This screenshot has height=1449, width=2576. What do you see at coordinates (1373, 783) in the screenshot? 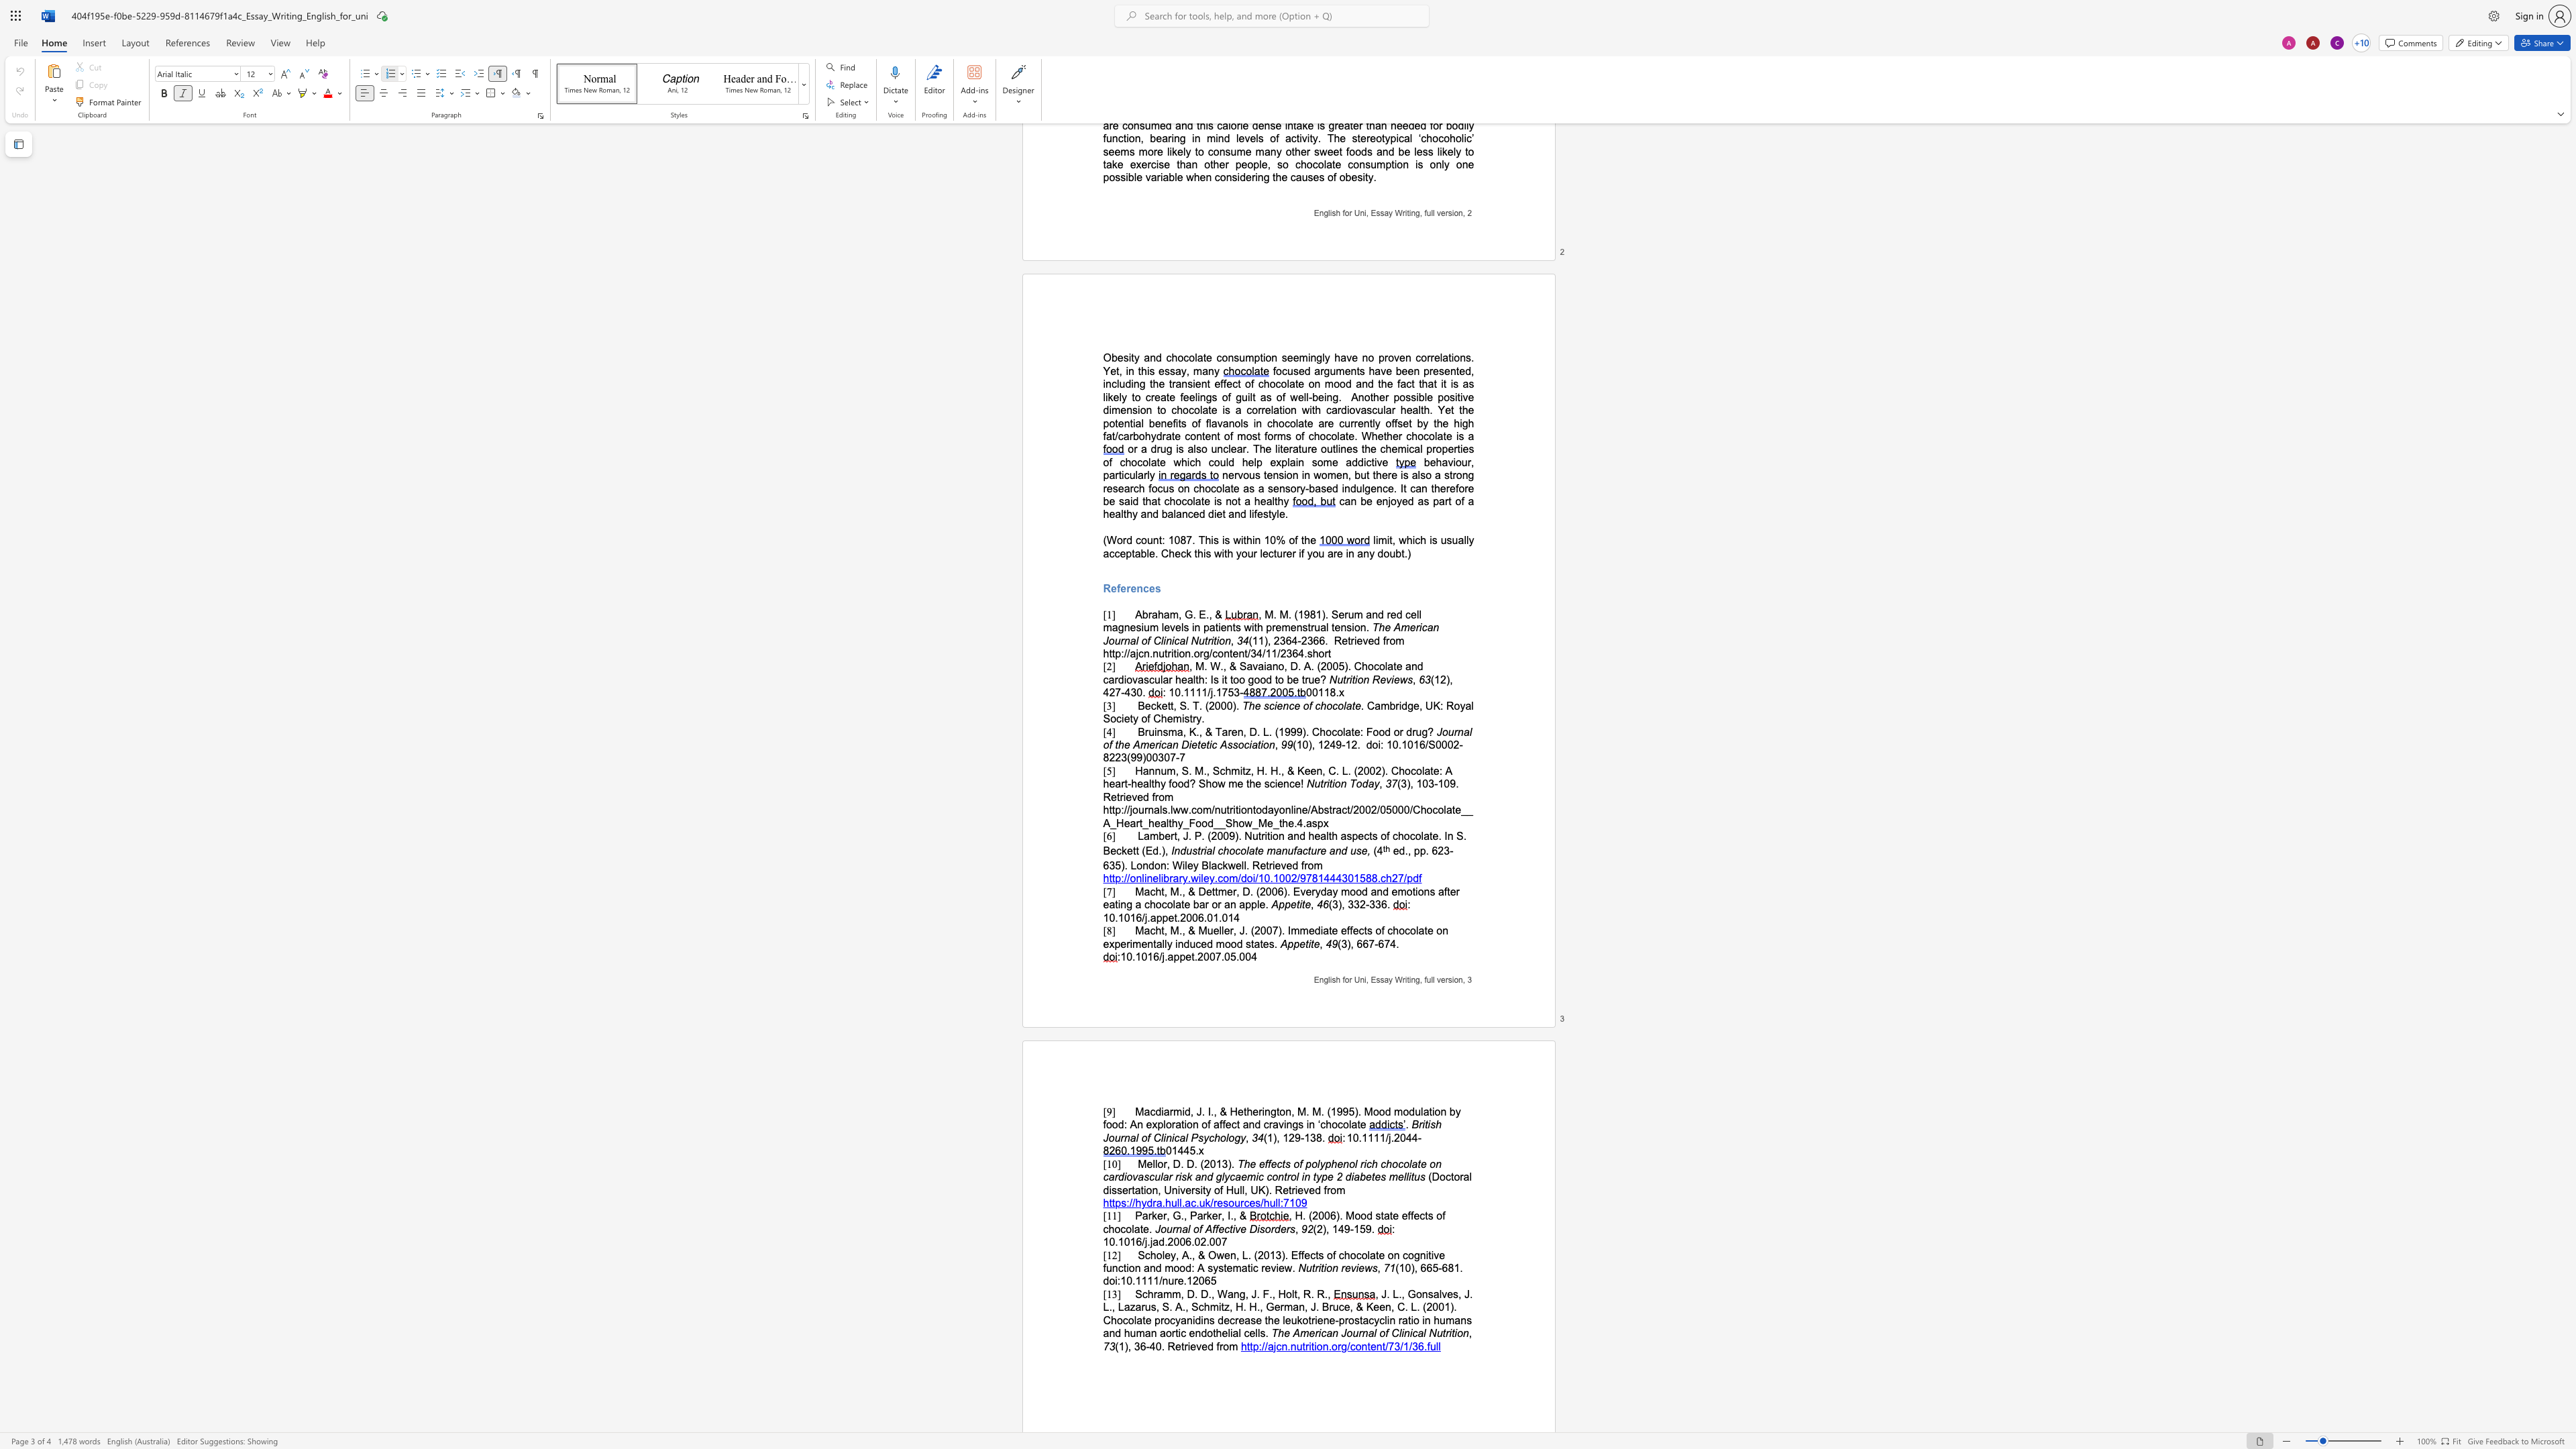
I see `the space between the continuous character "a" and "y" in the text` at bounding box center [1373, 783].